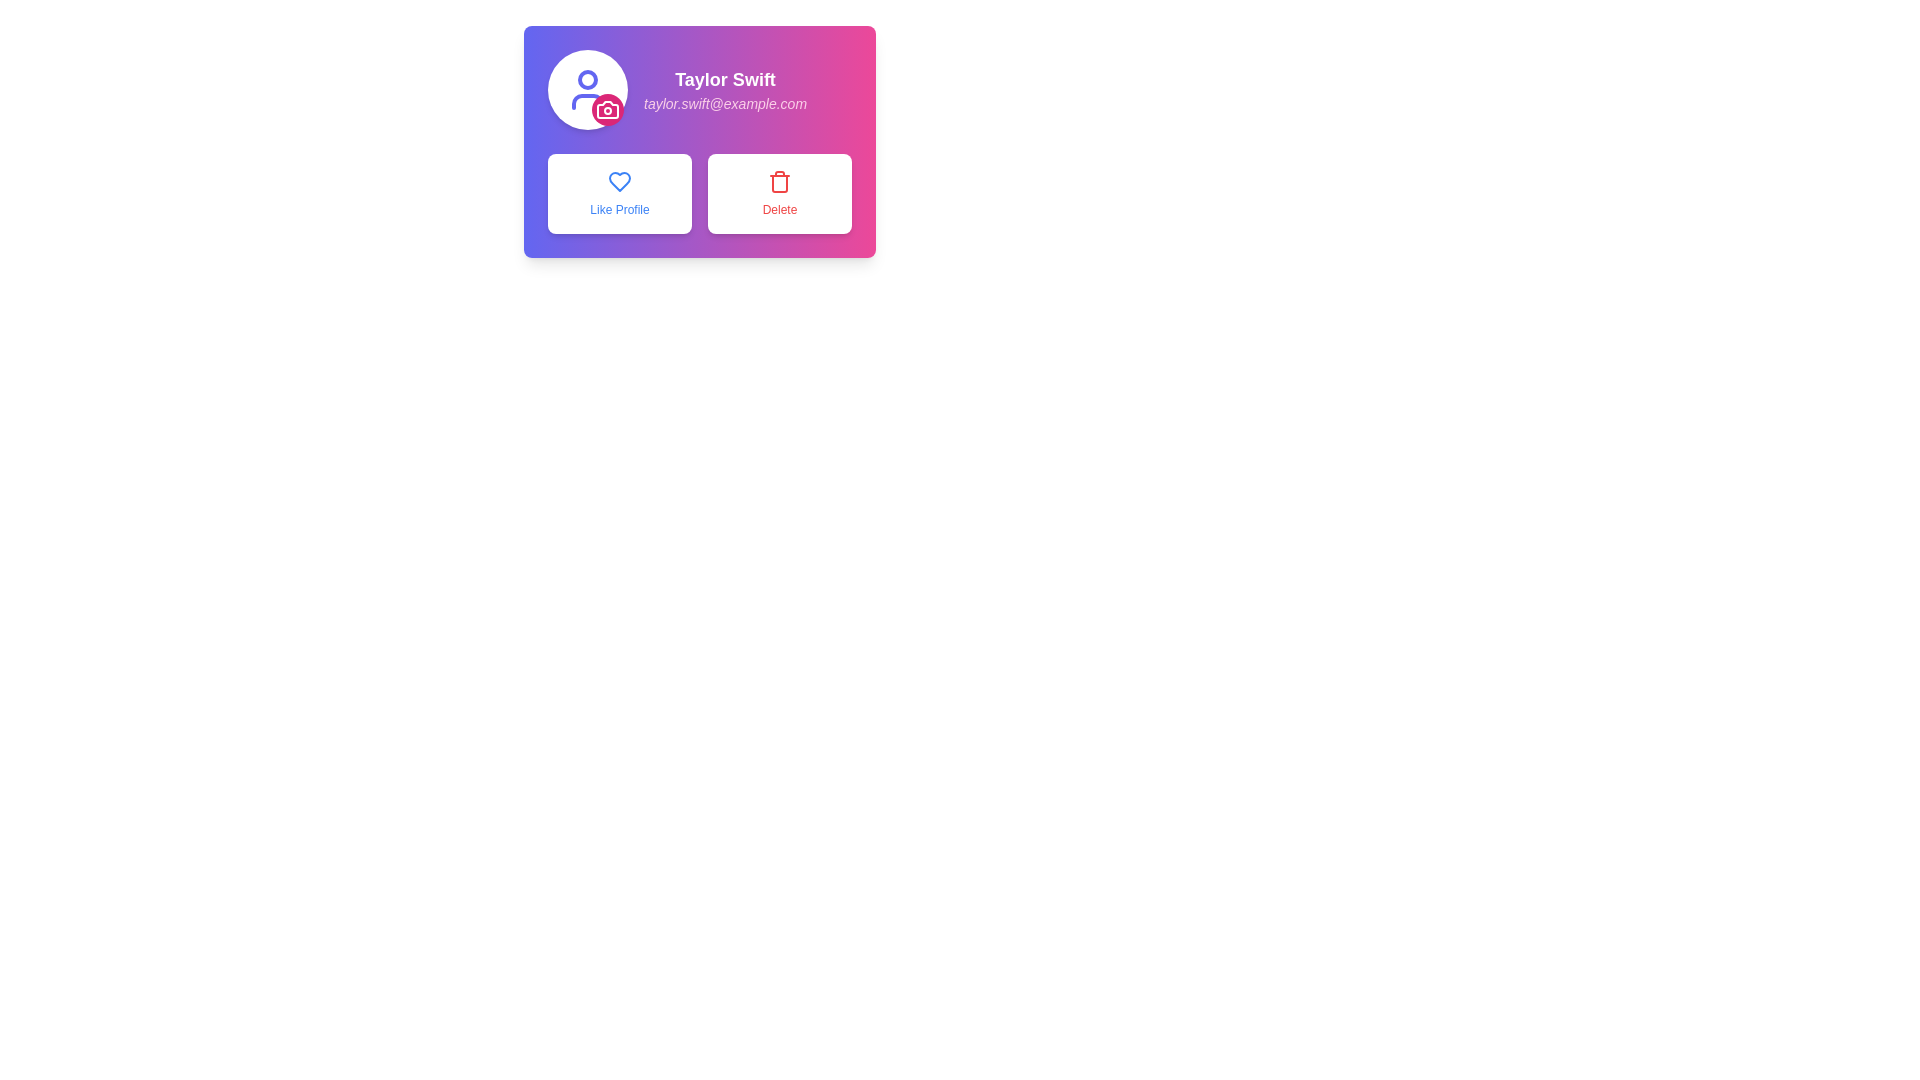  Describe the element at coordinates (618, 181) in the screenshot. I see `the heart icon located inside the 'Like Profile' button` at that location.